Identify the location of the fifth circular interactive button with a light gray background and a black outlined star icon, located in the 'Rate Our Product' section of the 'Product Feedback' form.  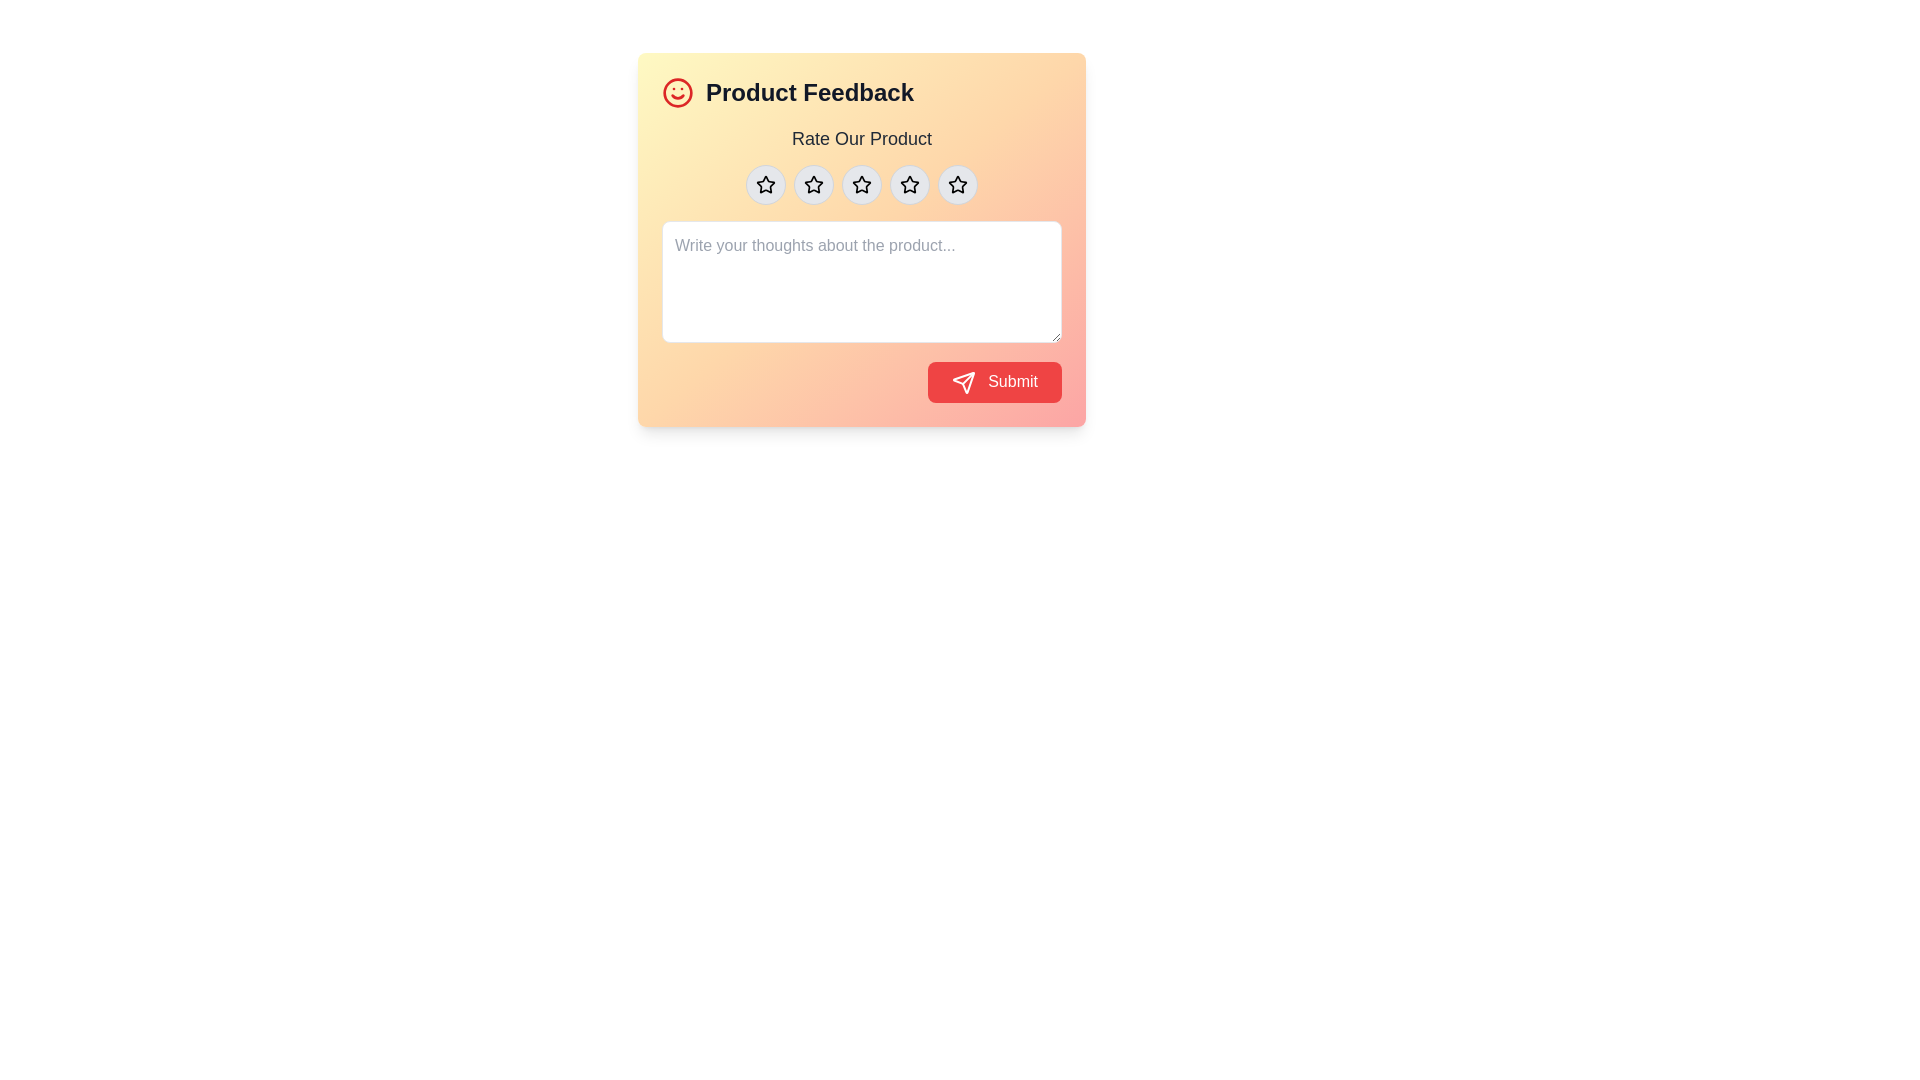
(957, 185).